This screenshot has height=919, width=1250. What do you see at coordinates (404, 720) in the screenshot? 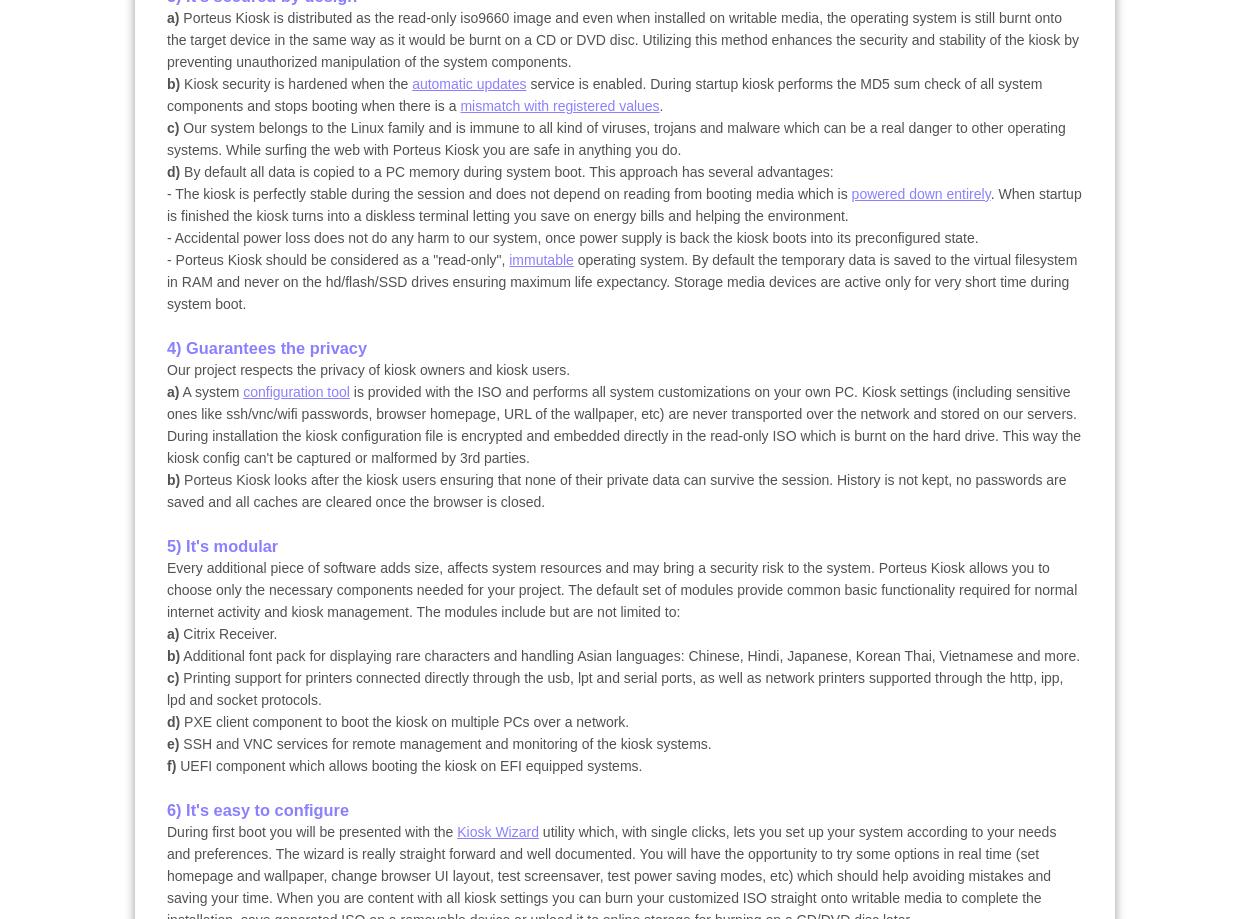
I see `'PXE client component to boot the kiosk on multiple PCs over a network.'` at bounding box center [404, 720].